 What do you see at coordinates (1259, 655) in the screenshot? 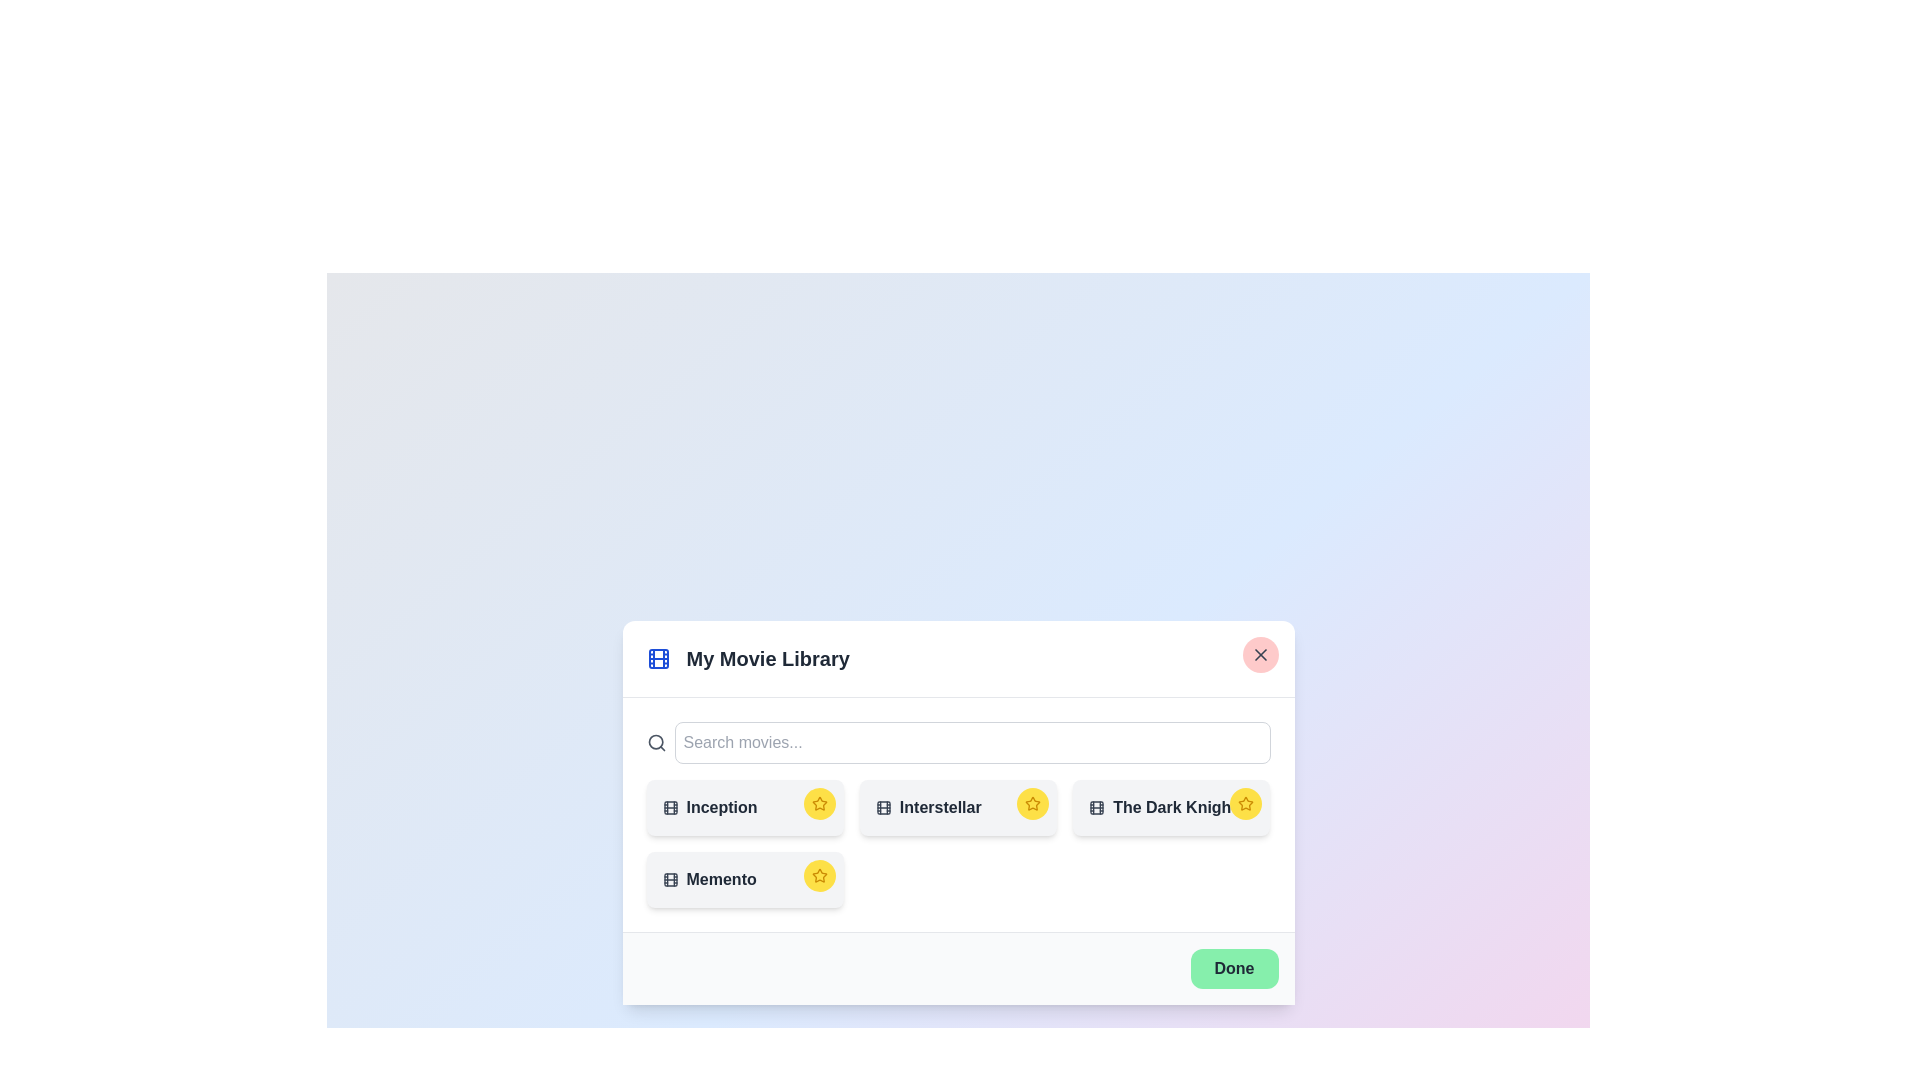
I see `the circular red button with an 'X' icon in the top-right corner of the 'My Movie Library' modal` at bounding box center [1259, 655].